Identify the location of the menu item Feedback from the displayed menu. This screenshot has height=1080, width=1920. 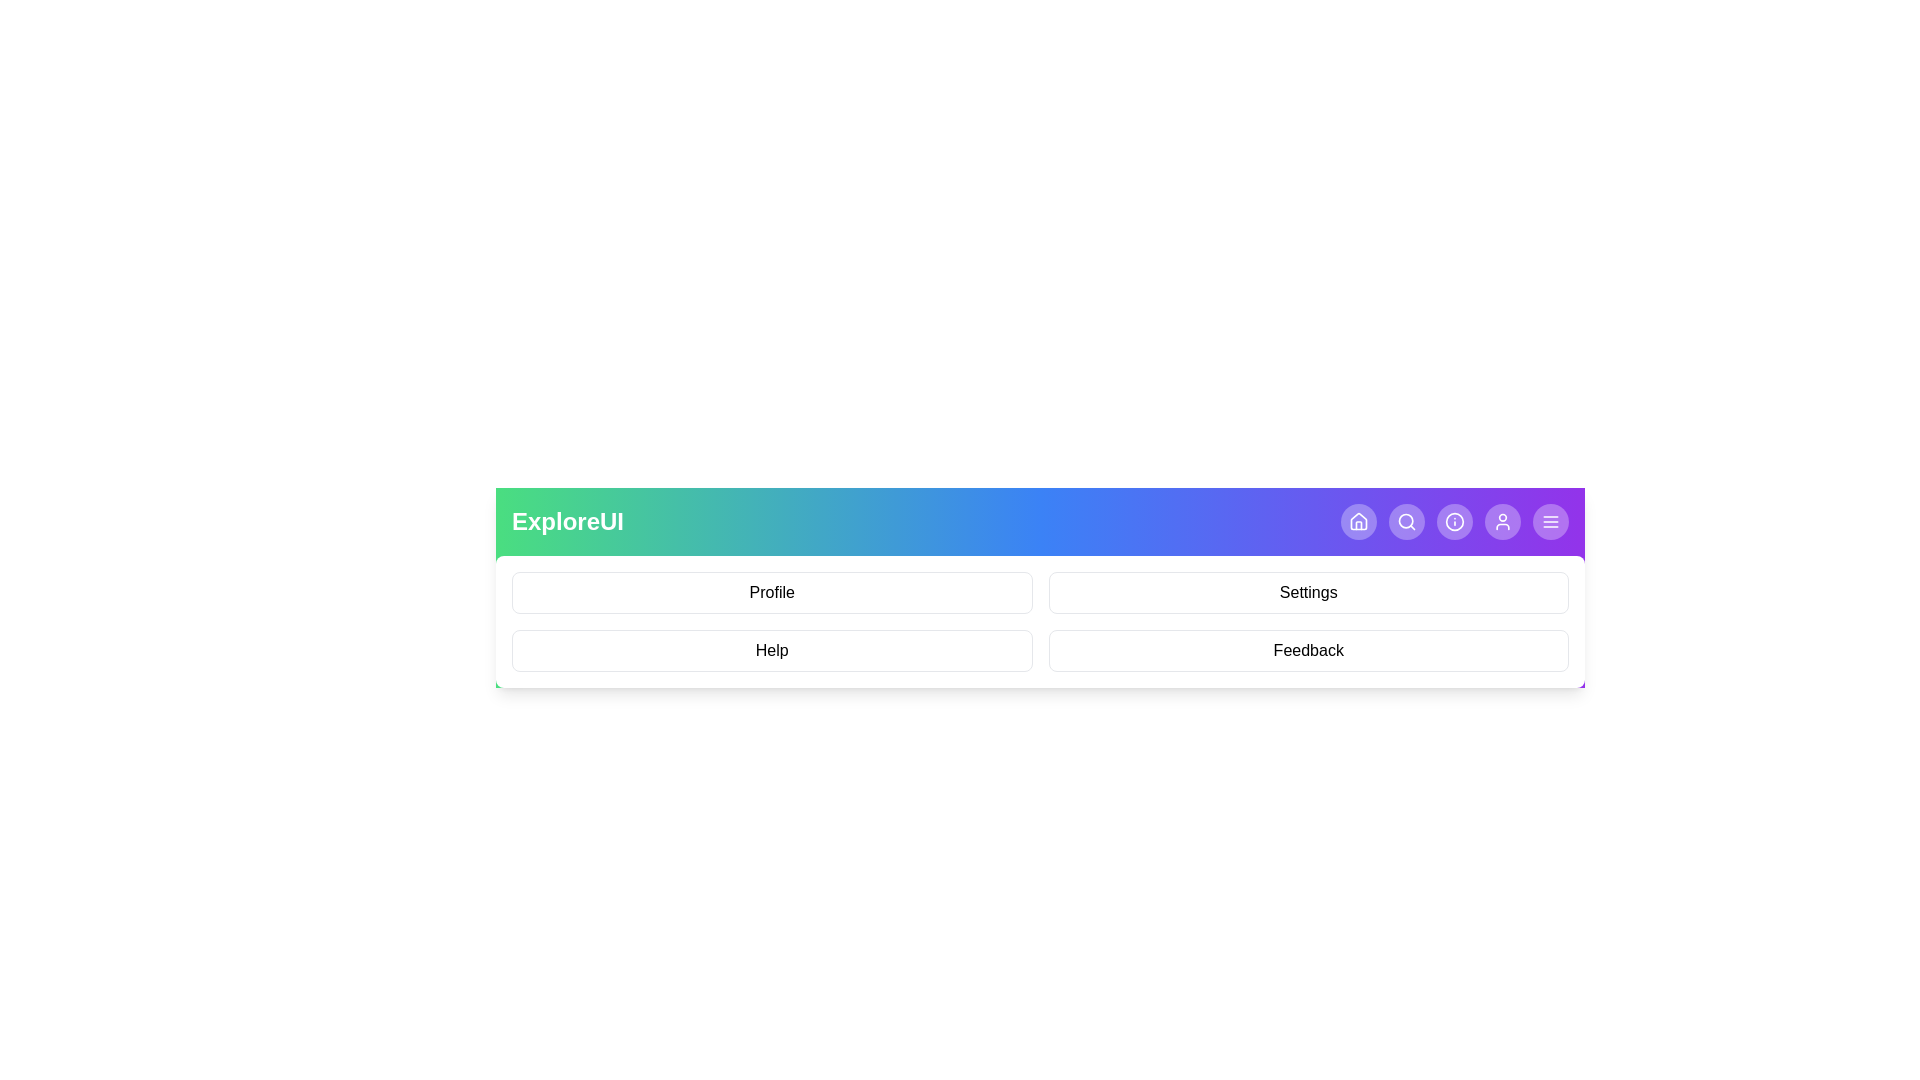
(1309, 651).